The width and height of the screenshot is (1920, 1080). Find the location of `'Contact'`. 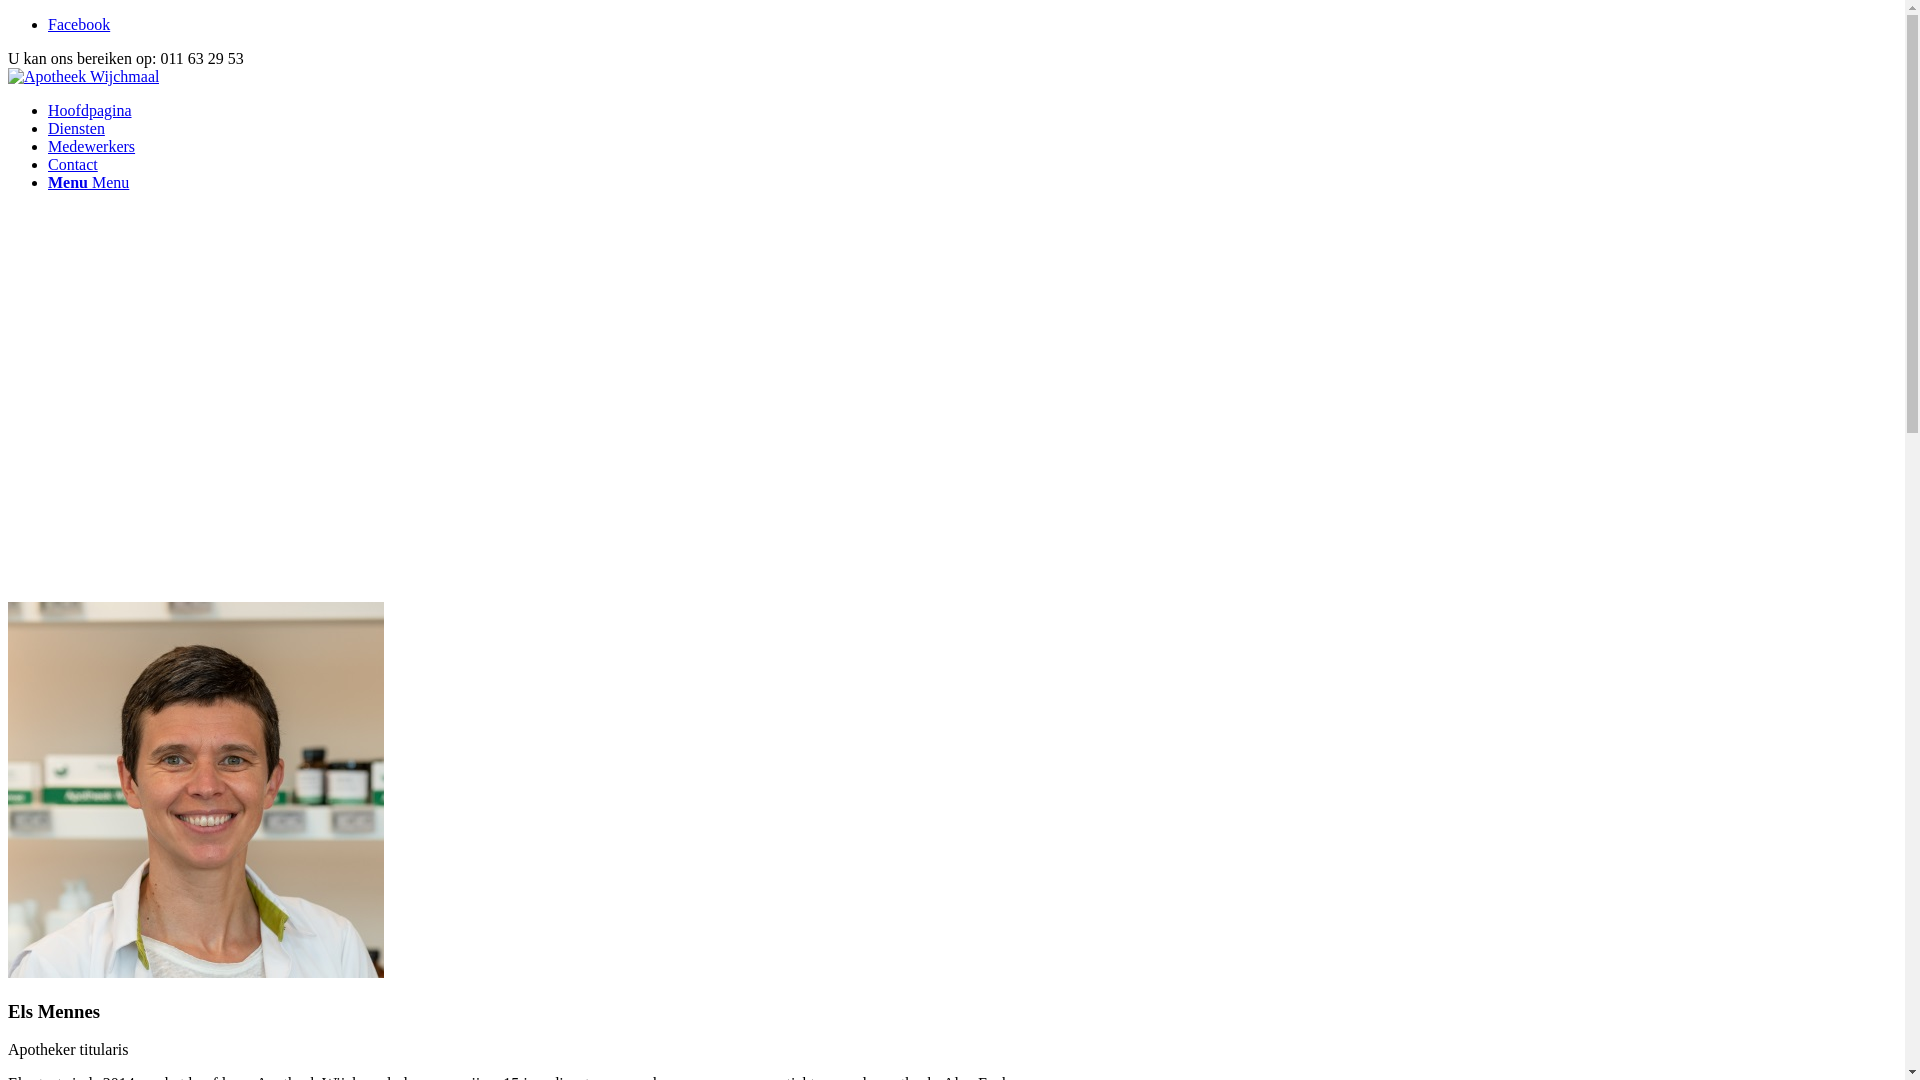

'Contact' is located at coordinates (72, 163).